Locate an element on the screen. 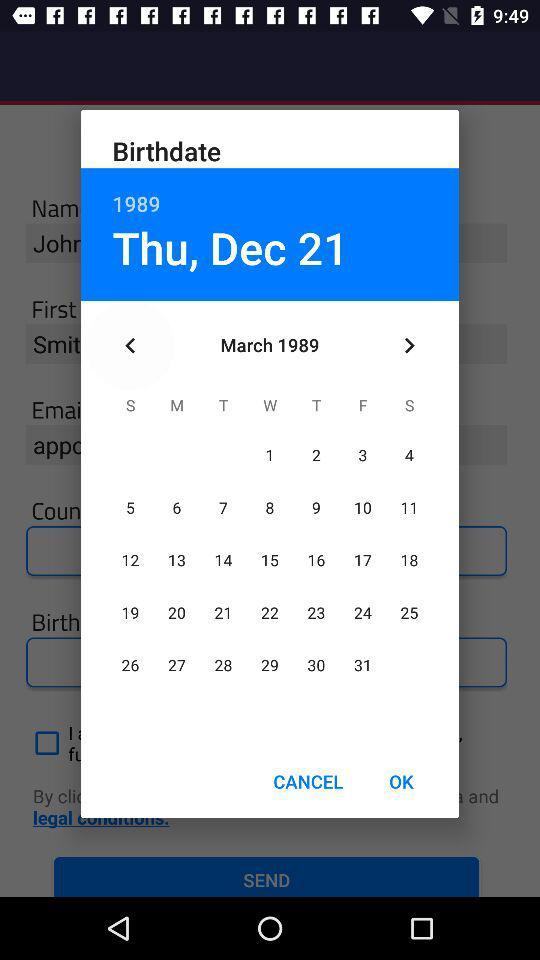  the thu, dec 21 is located at coordinates (229, 246).